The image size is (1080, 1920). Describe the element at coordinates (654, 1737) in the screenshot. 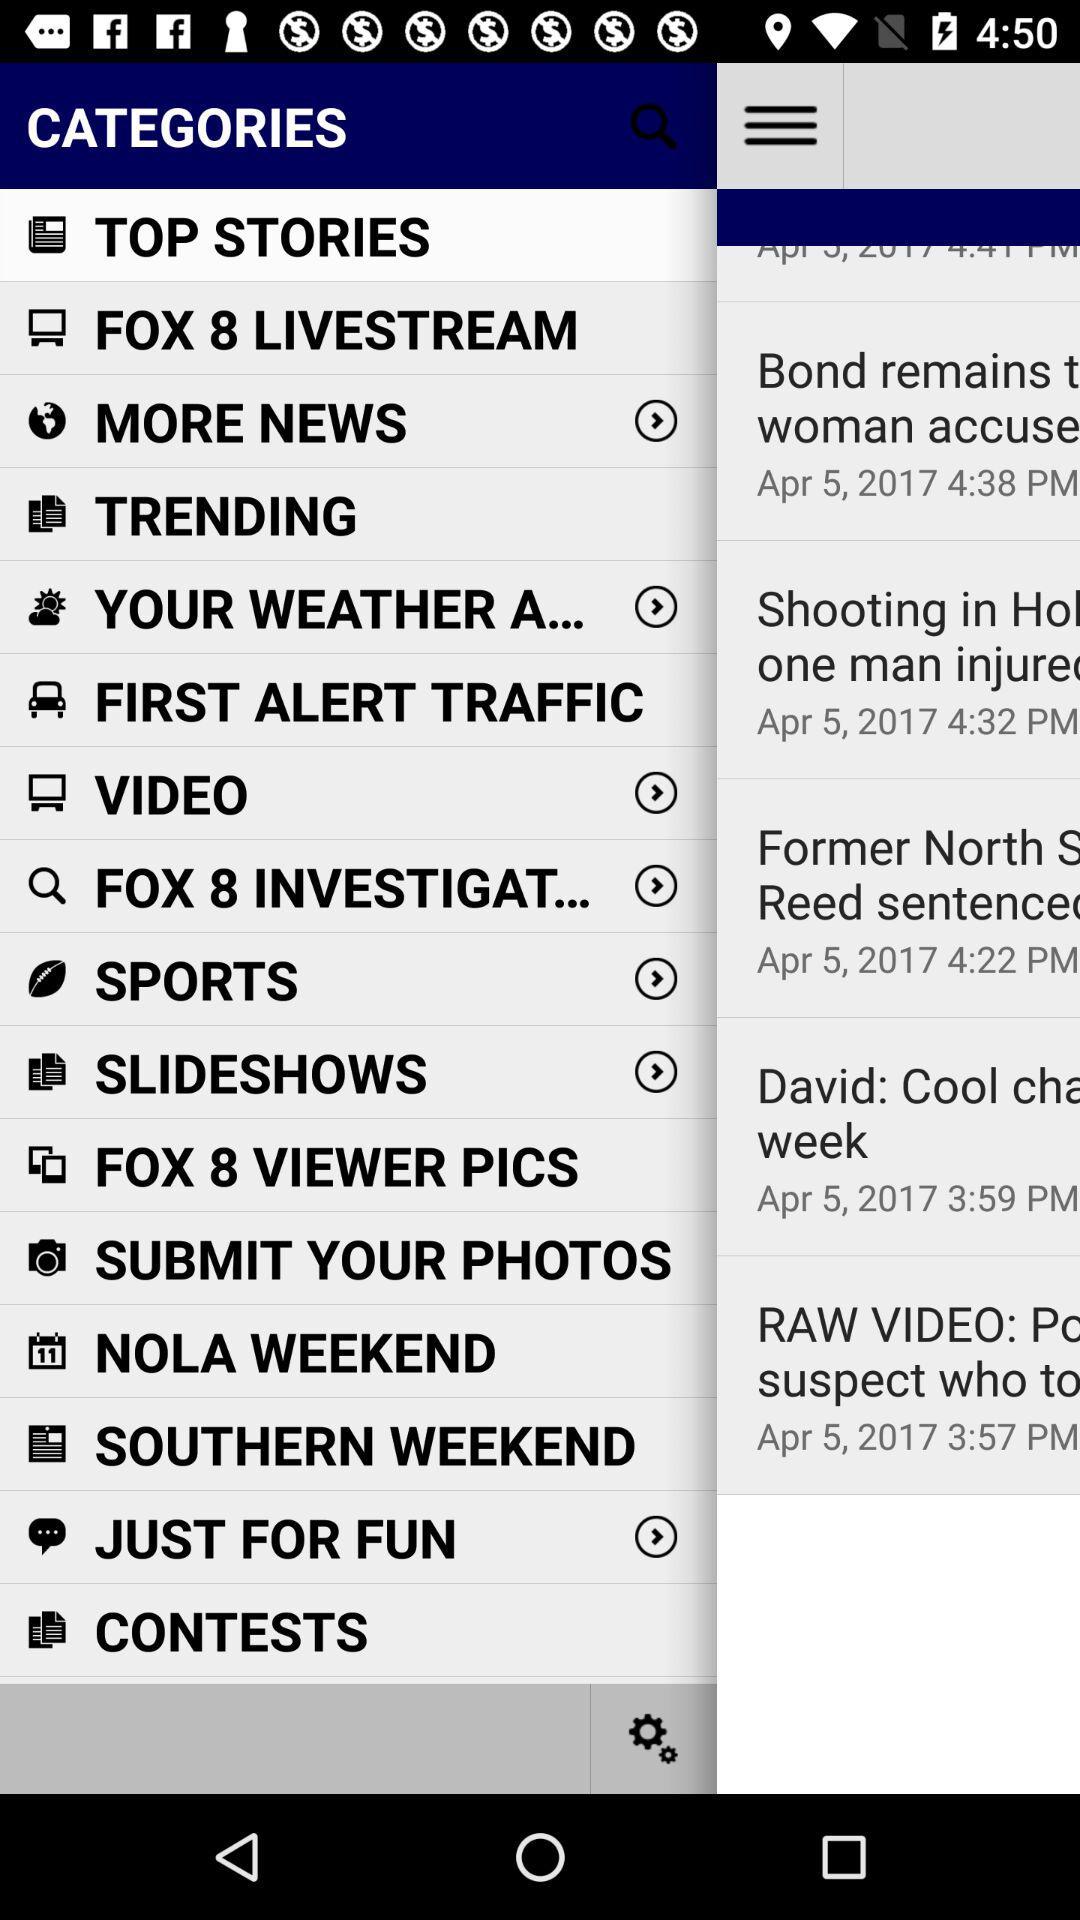

I see `settings button` at that location.